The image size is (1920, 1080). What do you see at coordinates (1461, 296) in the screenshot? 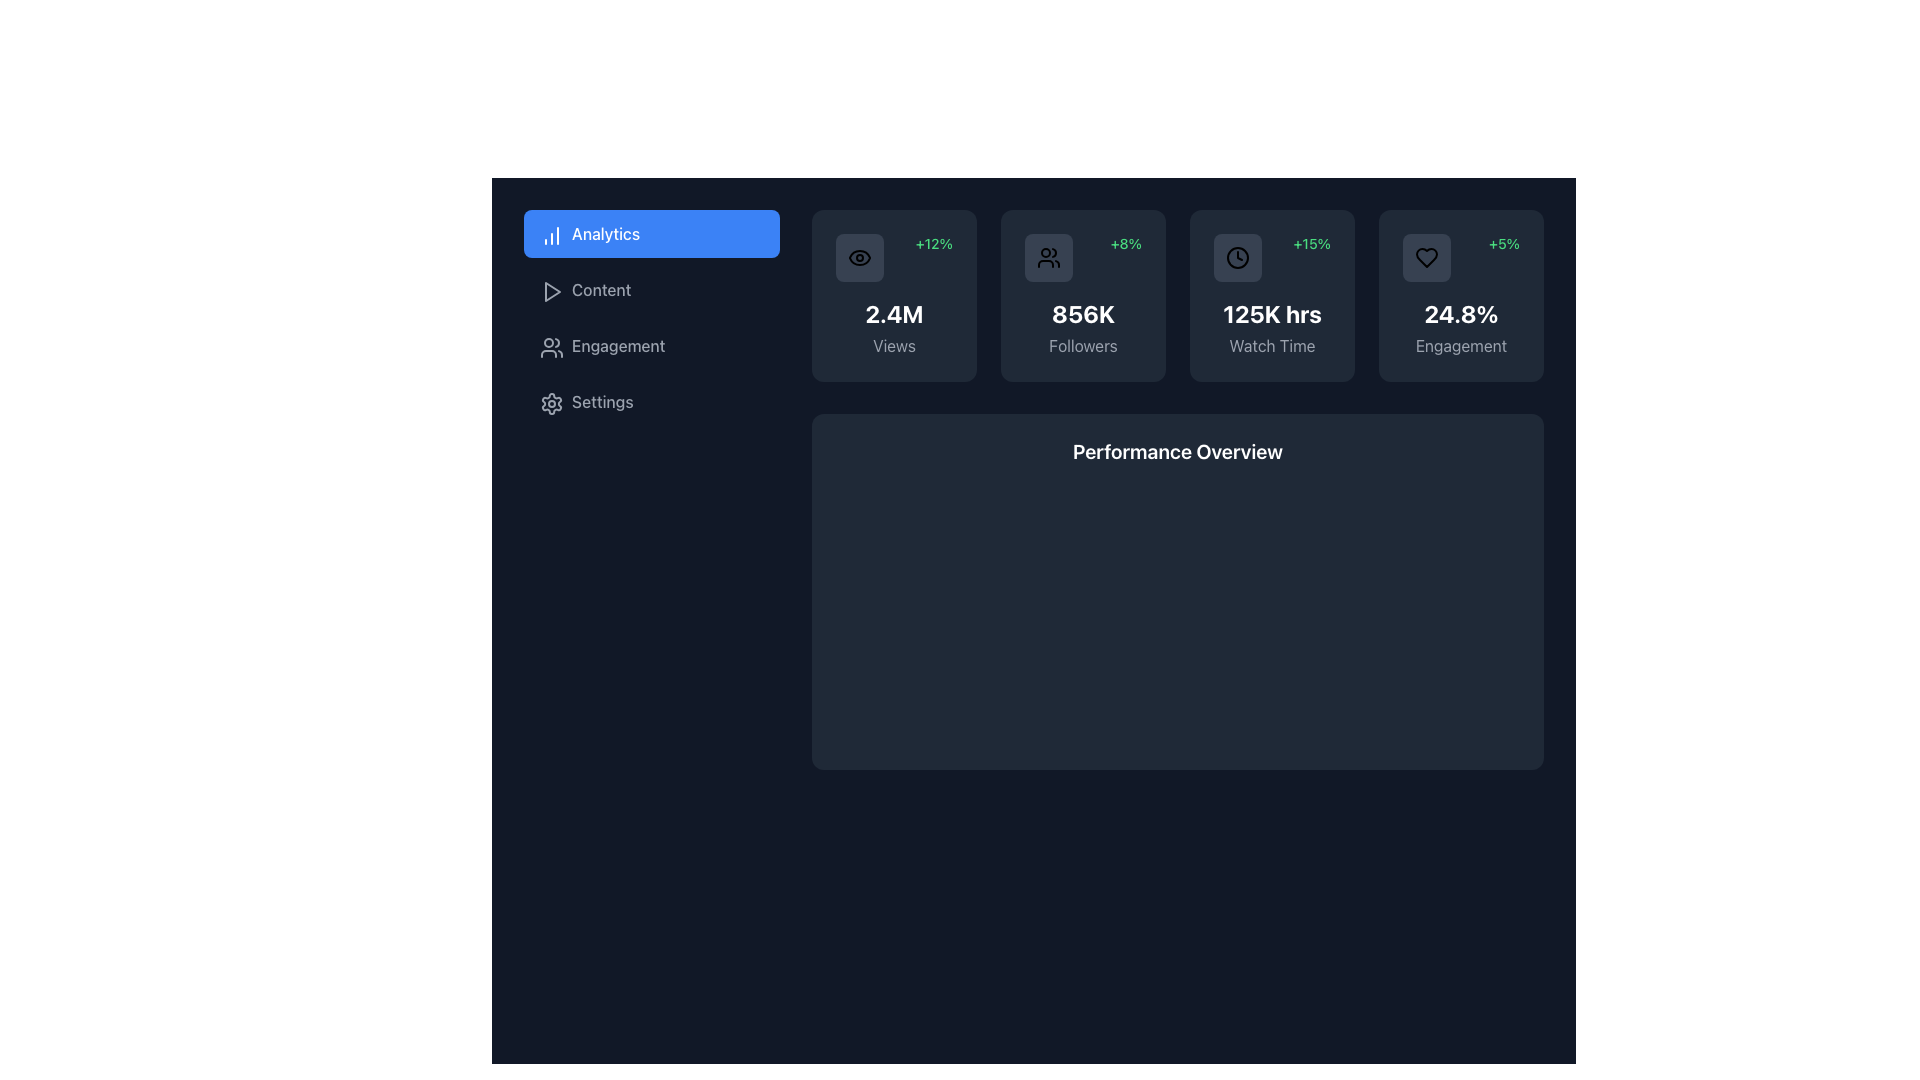
I see `the fourth Summary card located in the upper-right section of the interface` at bounding box center [1461, 296].